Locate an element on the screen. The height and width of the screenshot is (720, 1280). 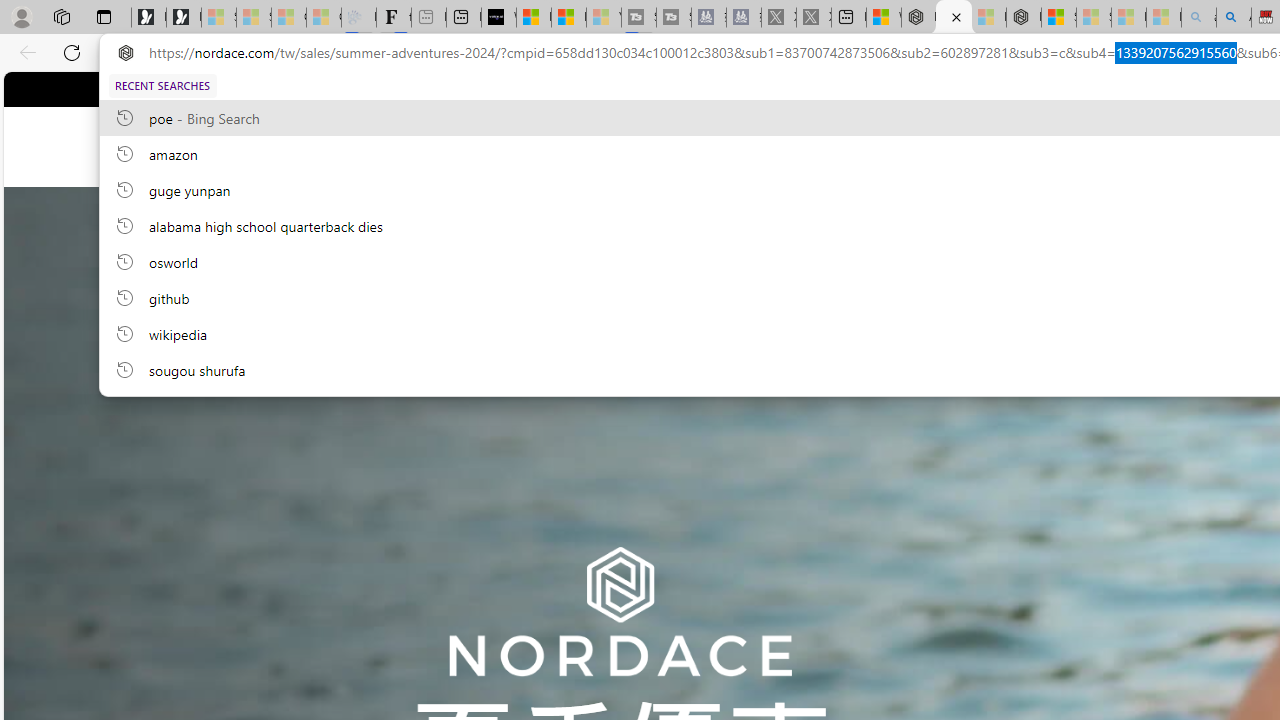
'What' is located at coordinates (499, 17).